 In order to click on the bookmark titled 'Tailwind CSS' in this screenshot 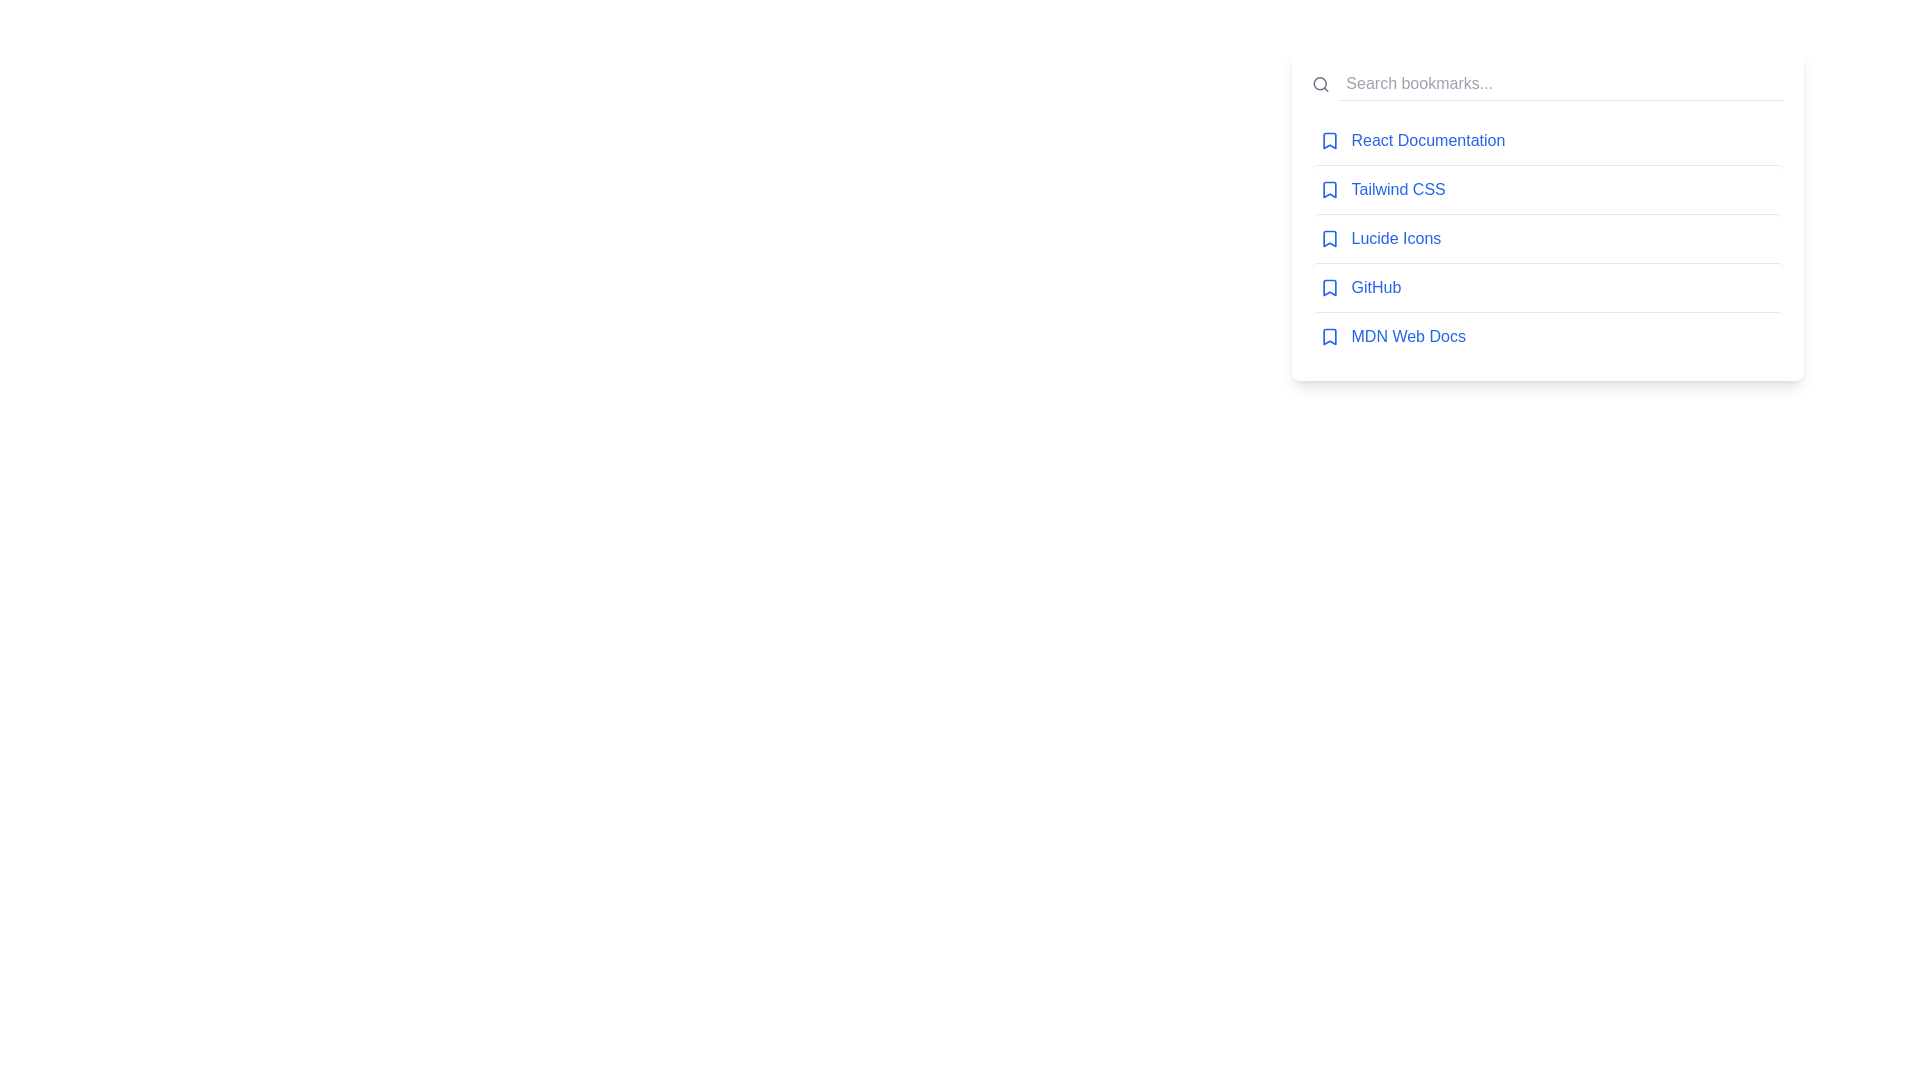, I will do `click(1546, 189)`.